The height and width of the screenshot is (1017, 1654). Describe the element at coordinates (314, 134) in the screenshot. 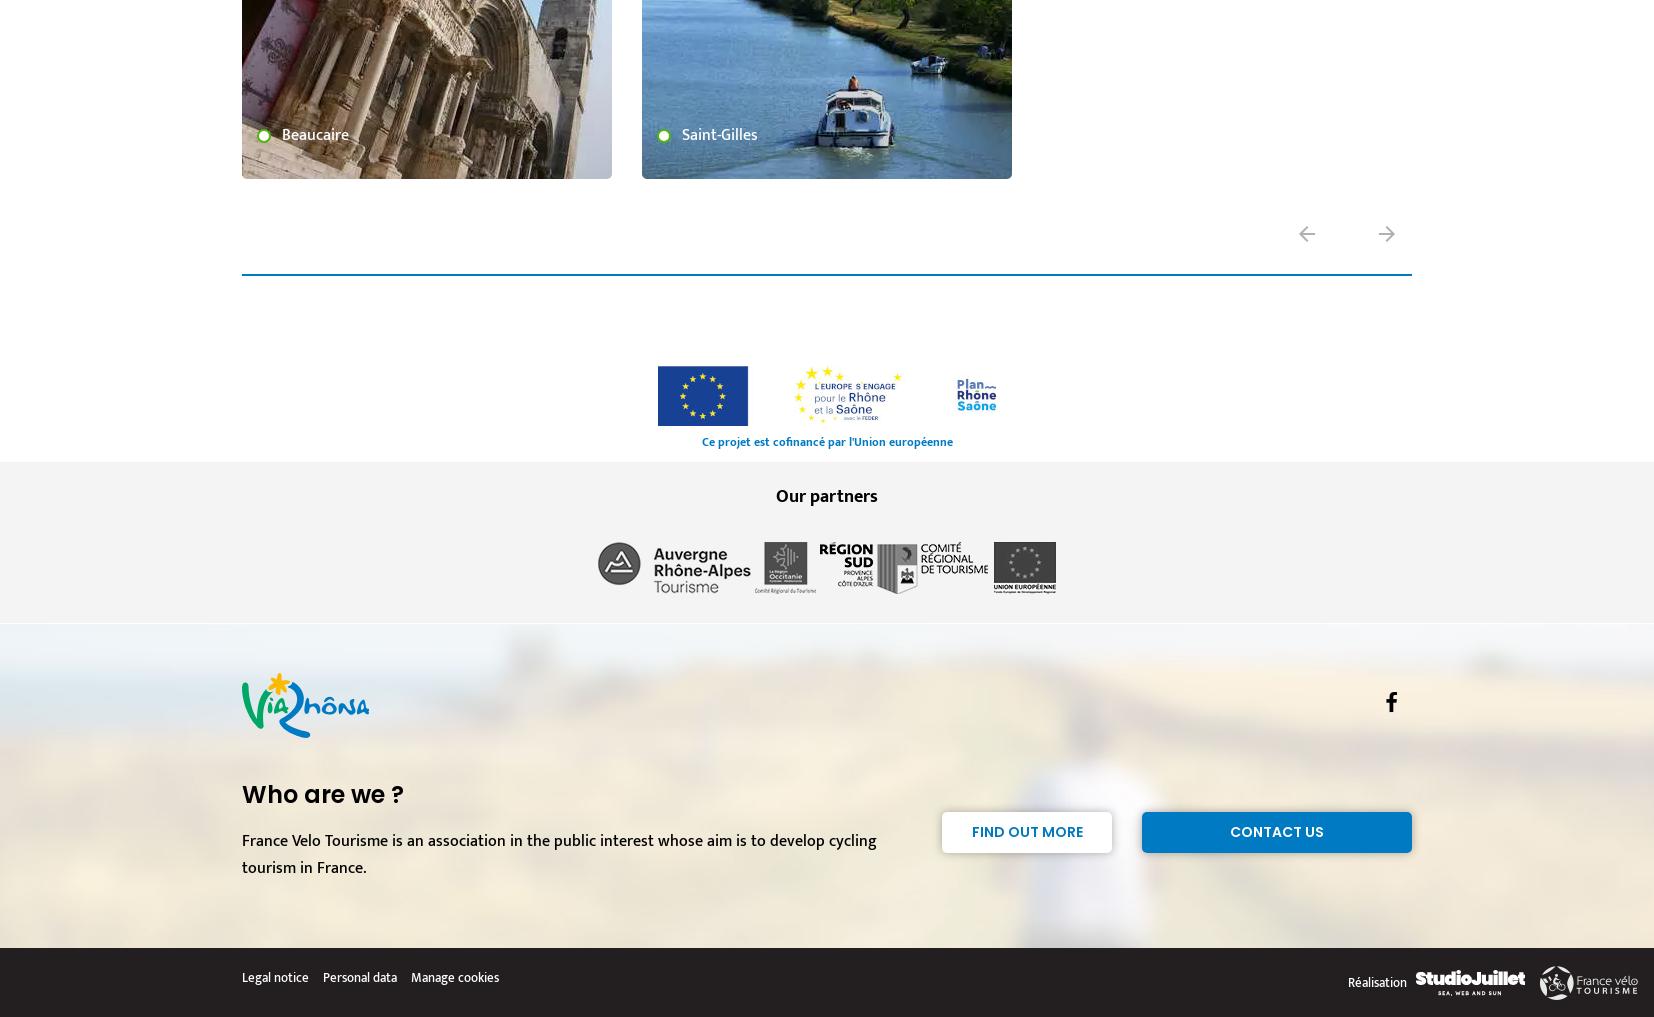

I see `'Beaucaire'` at that location.